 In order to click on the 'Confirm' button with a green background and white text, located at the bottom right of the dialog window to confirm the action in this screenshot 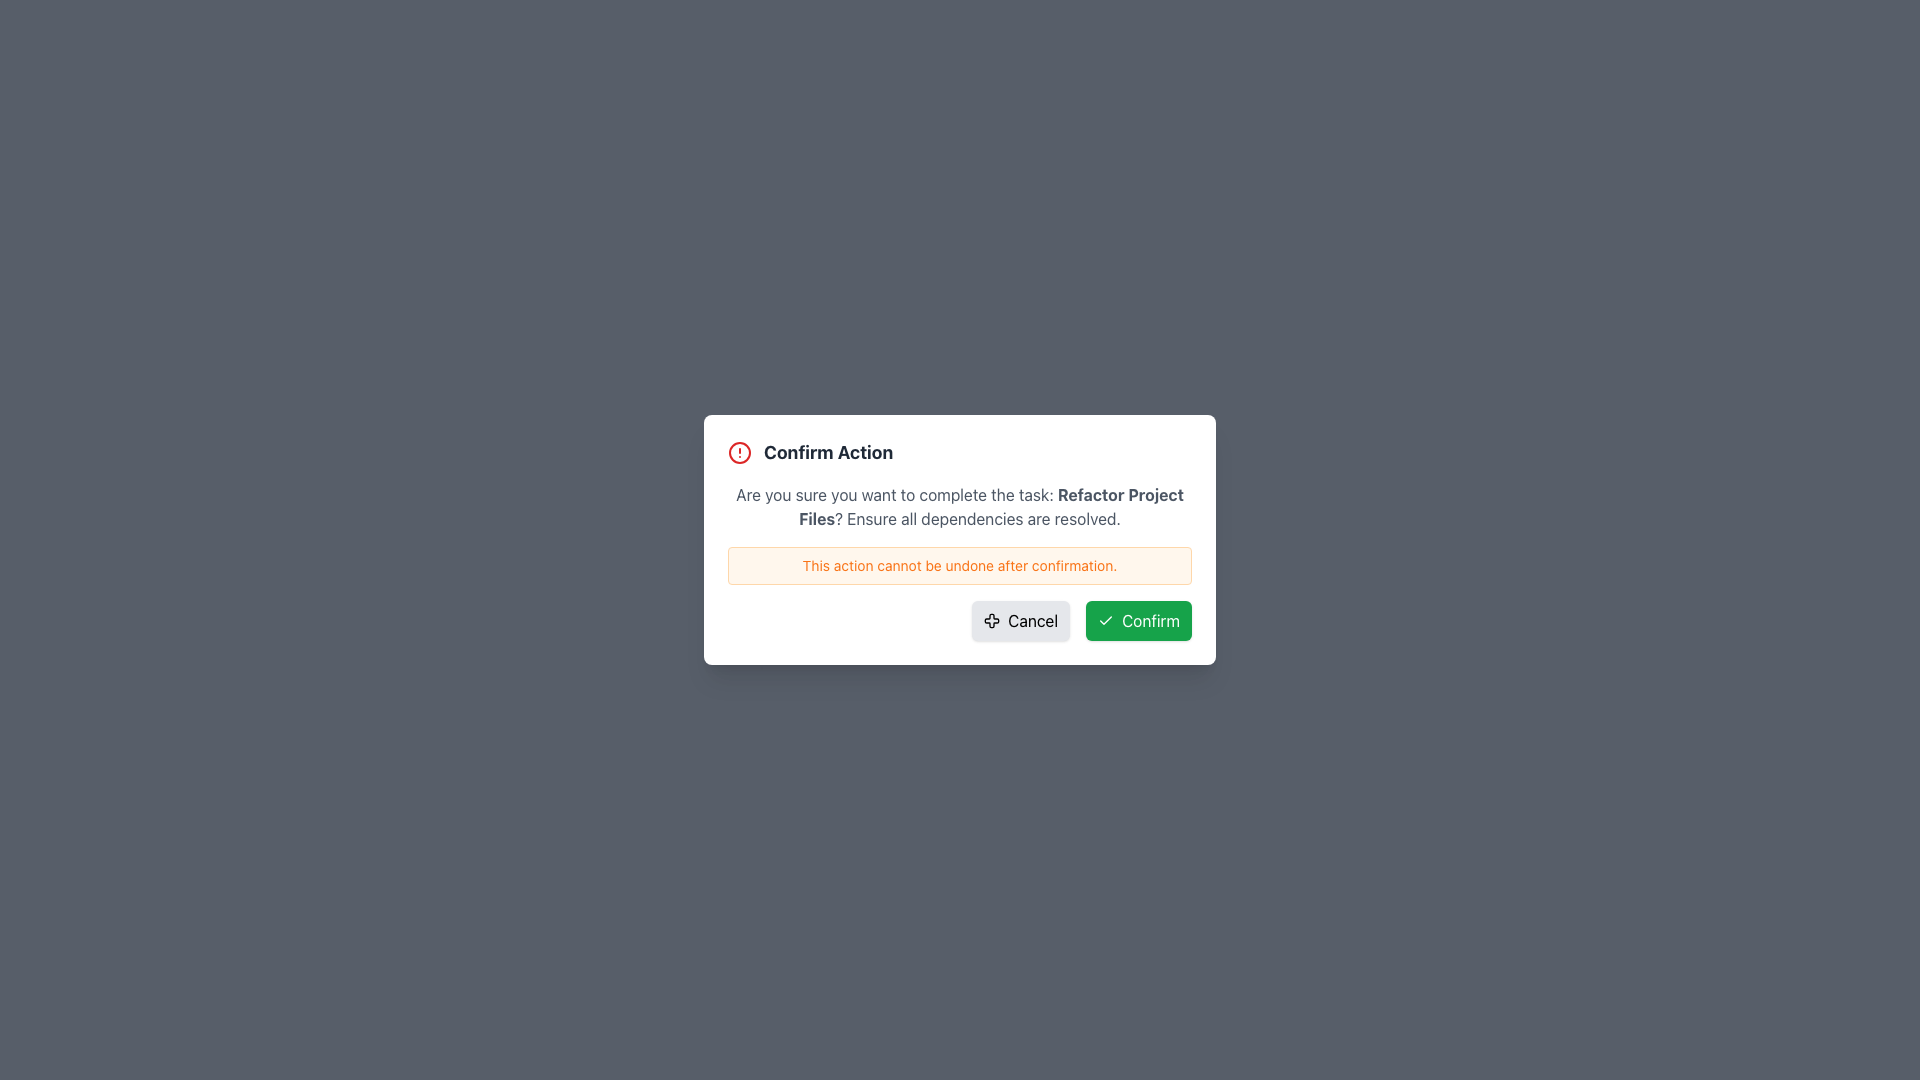, I will do `click(1138, 620)`.